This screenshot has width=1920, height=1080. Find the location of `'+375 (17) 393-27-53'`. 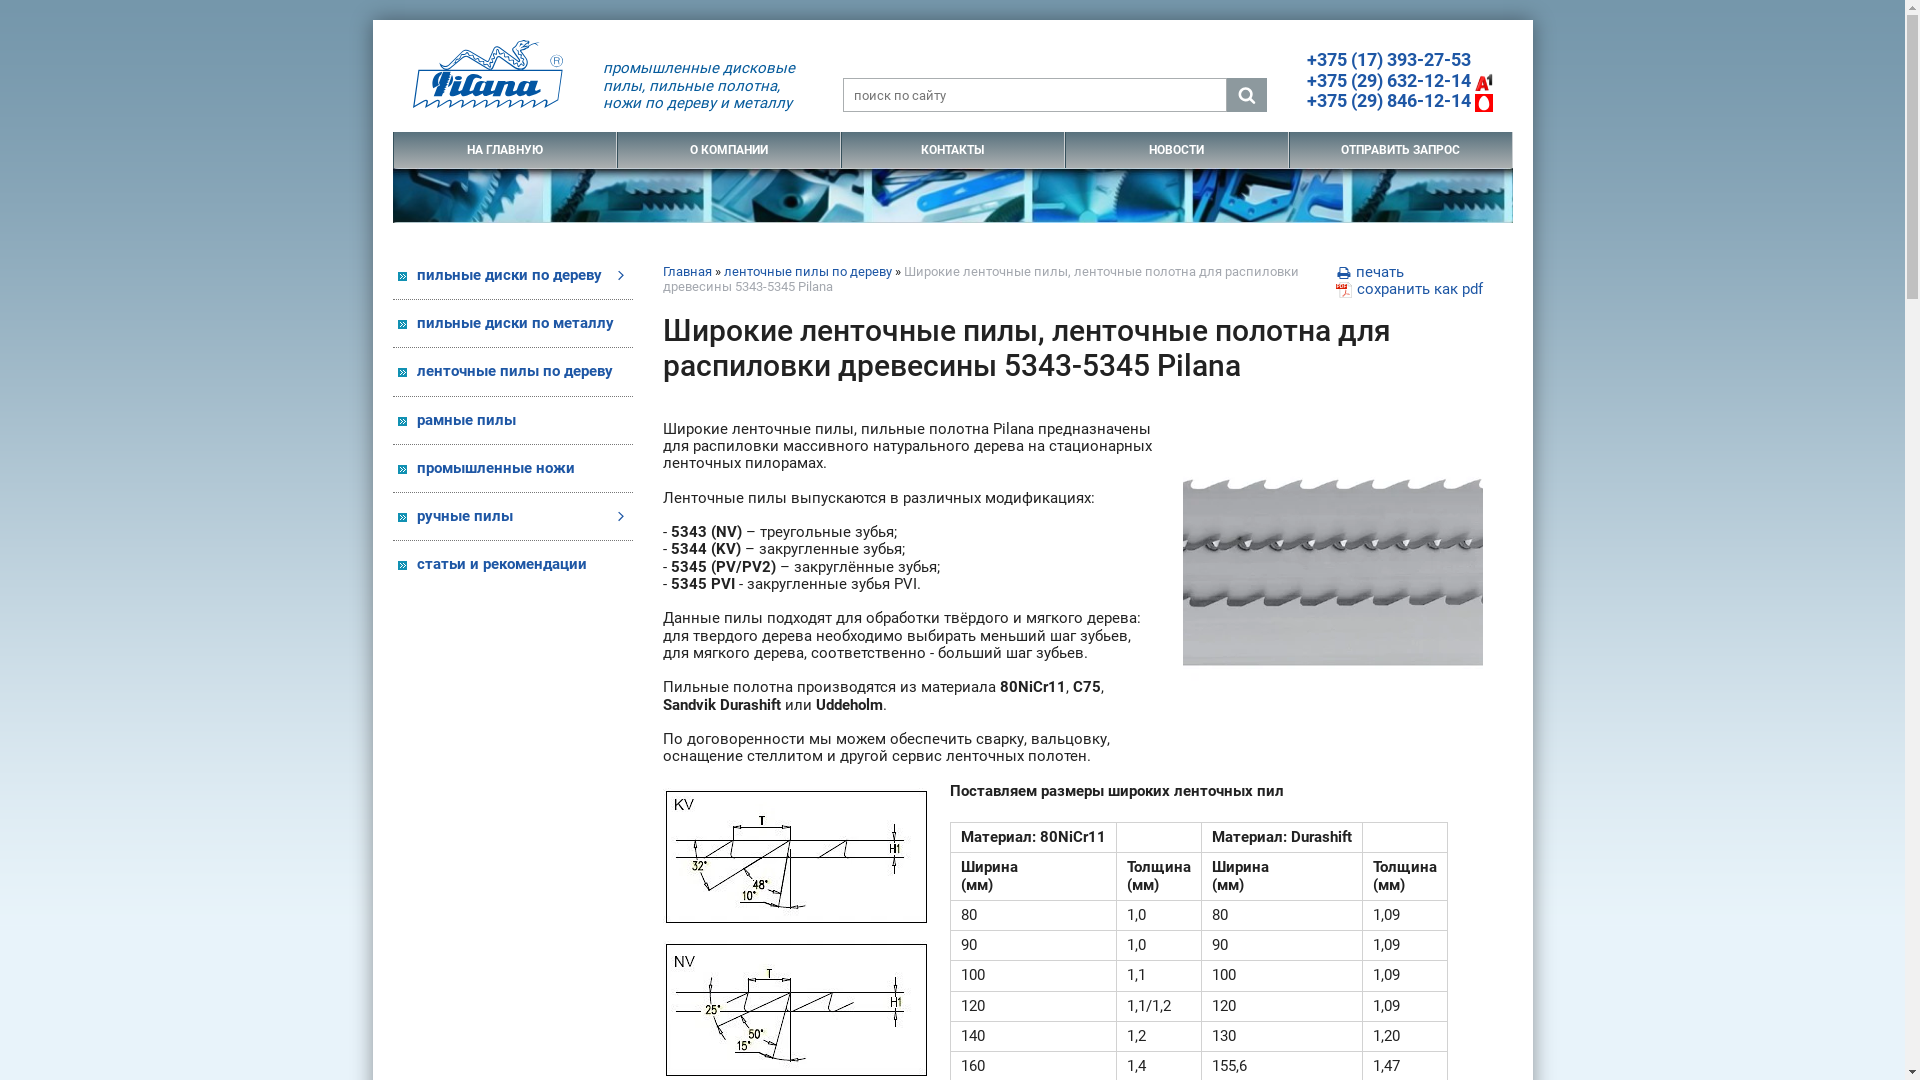

'+375 (17) 393-27-53' is located at coordinates (1386, 58).